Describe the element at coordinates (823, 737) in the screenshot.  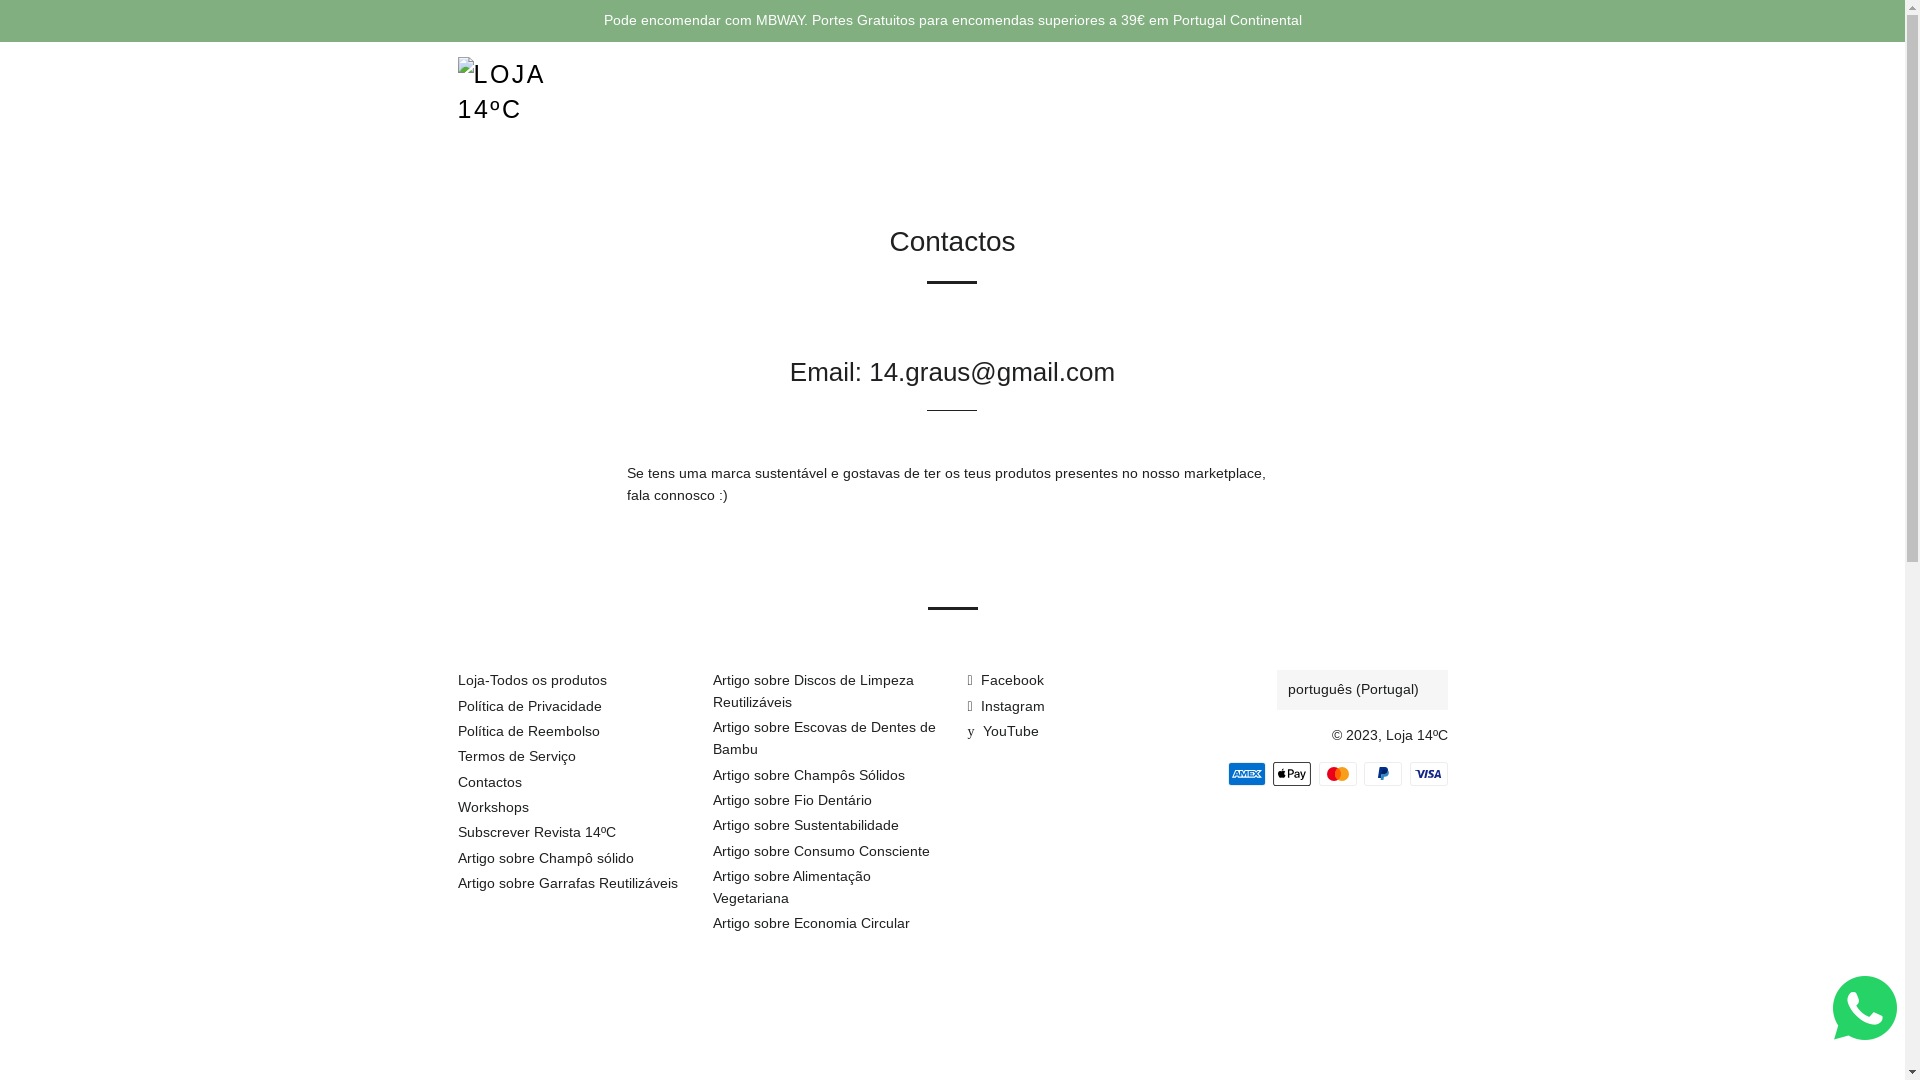
I see `'Artigo sobre Escovas de Dentes de Bambu'` at that location.